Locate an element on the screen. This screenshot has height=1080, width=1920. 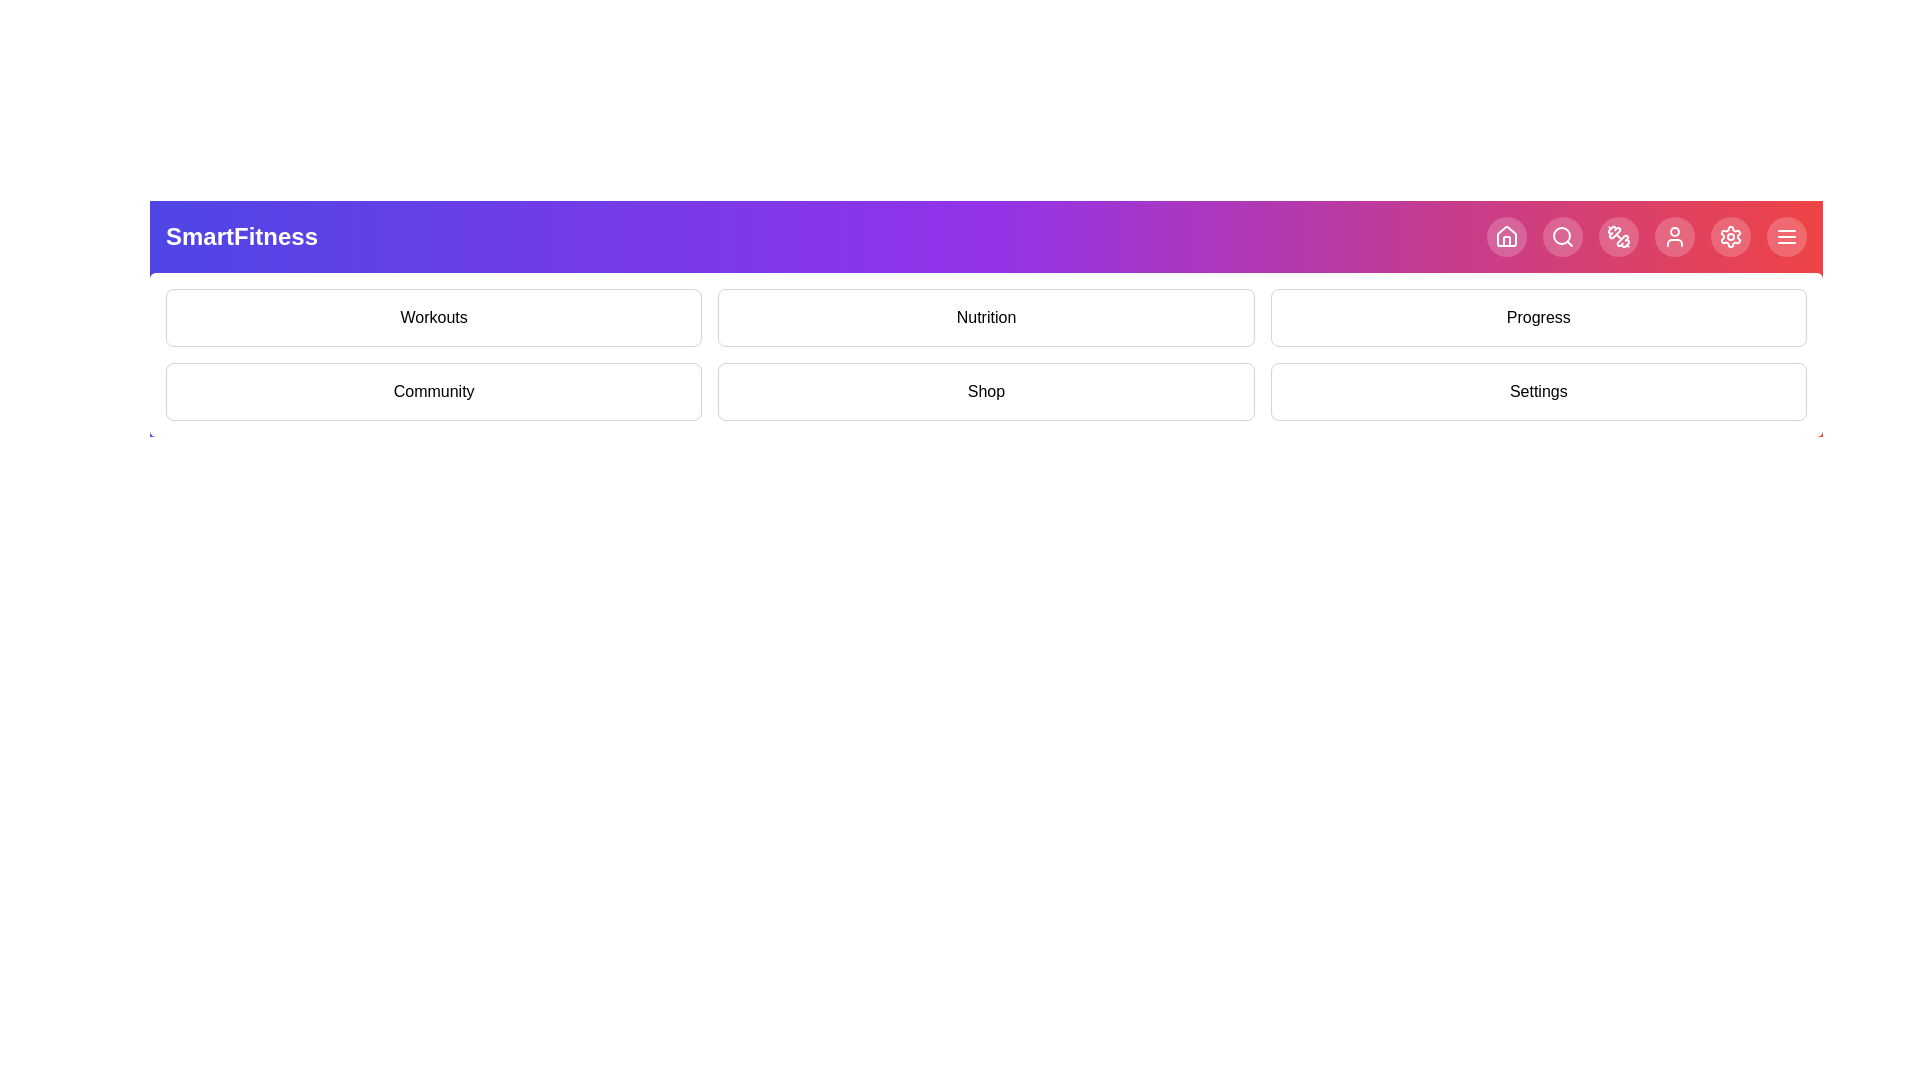
the navigation icon corresponding to Search is located at coordinates (1562, 235).